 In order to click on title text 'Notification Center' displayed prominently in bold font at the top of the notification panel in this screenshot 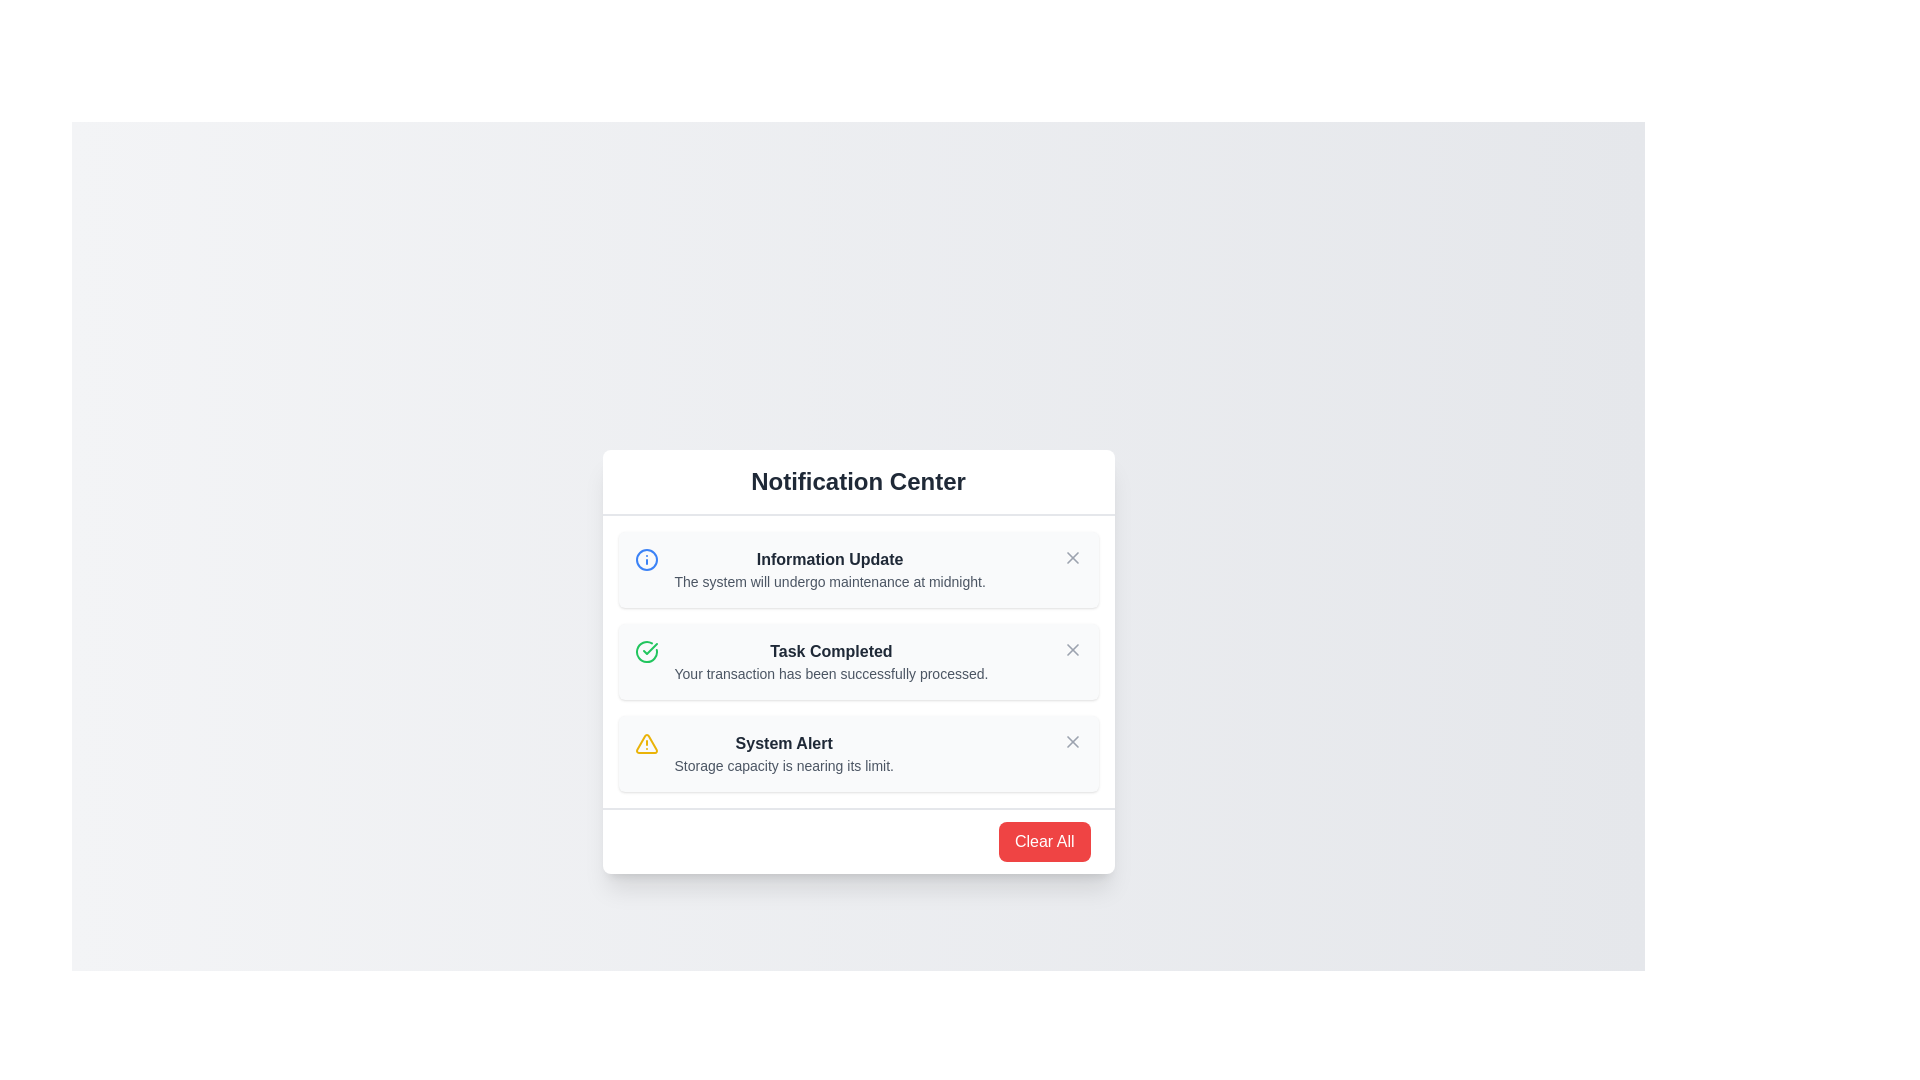, I will do `click(858, 482)`.